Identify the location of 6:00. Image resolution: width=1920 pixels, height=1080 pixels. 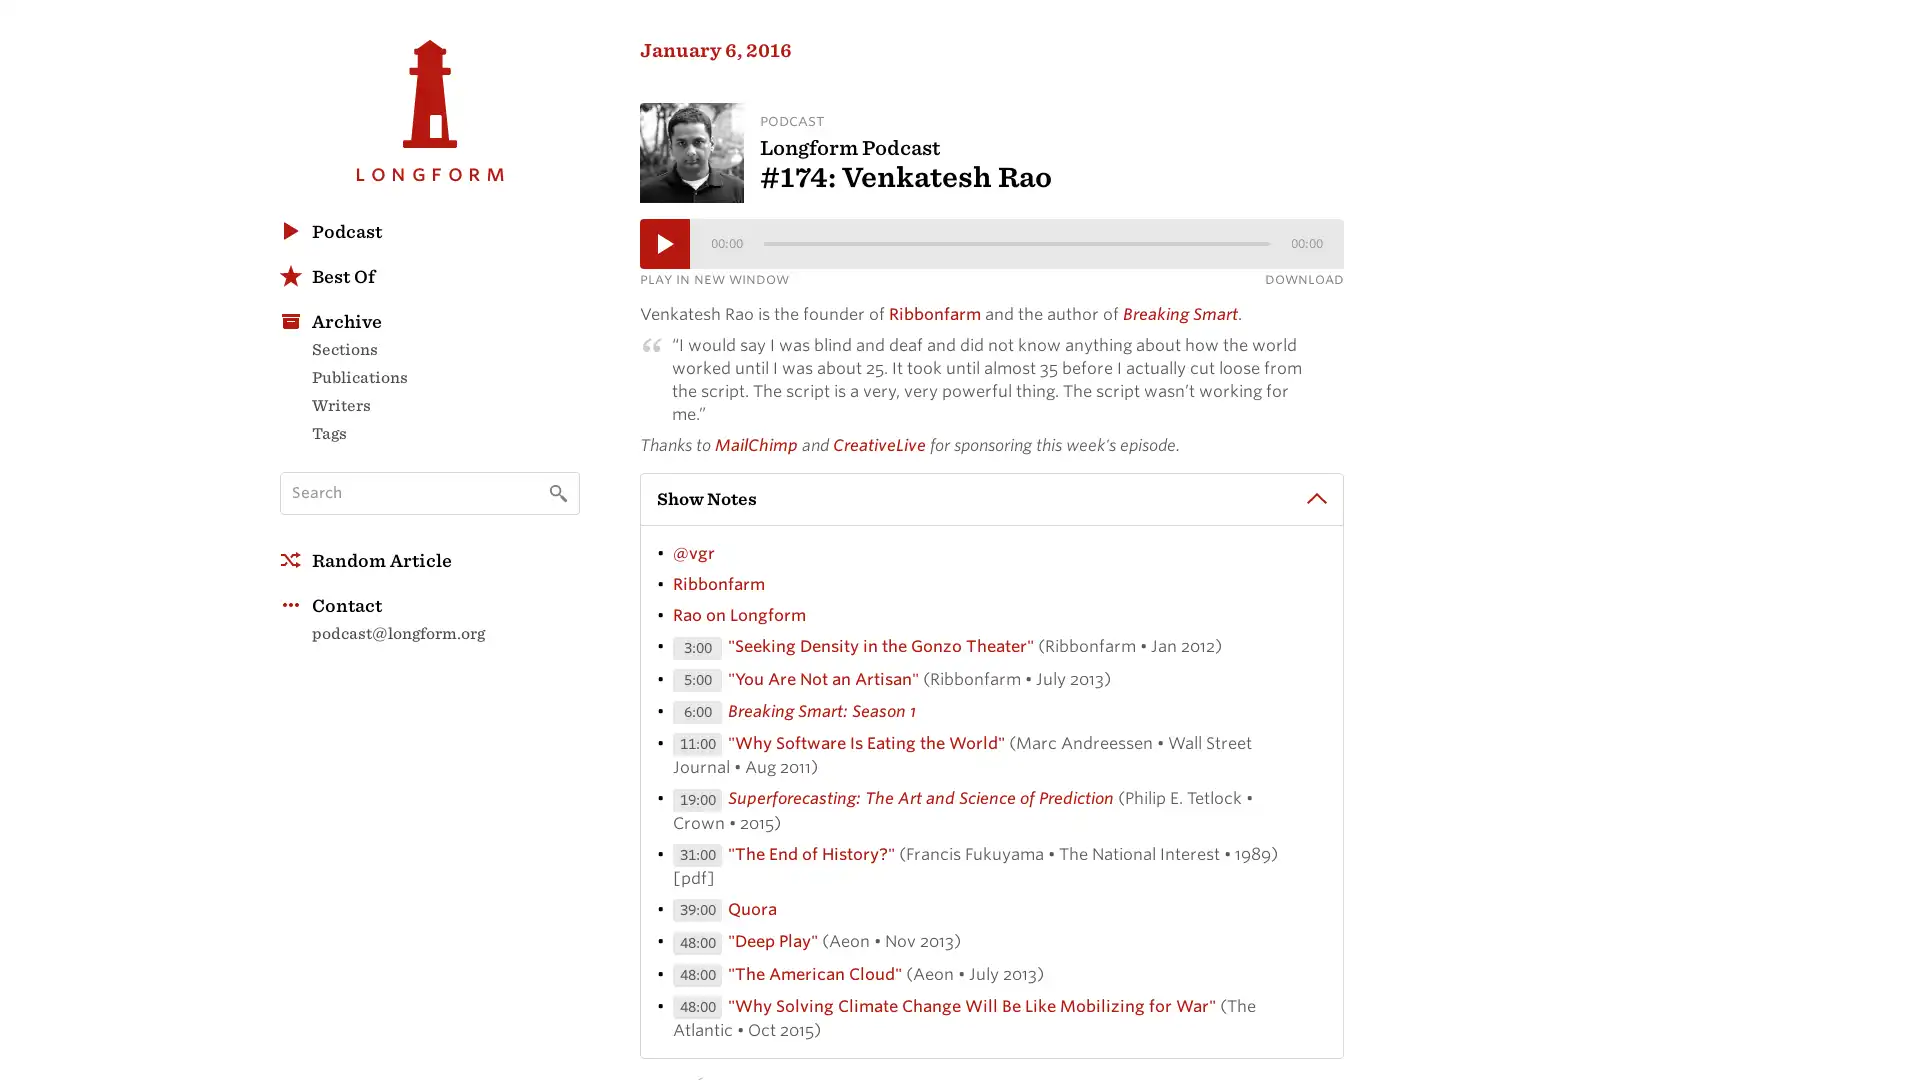
(697, 715).